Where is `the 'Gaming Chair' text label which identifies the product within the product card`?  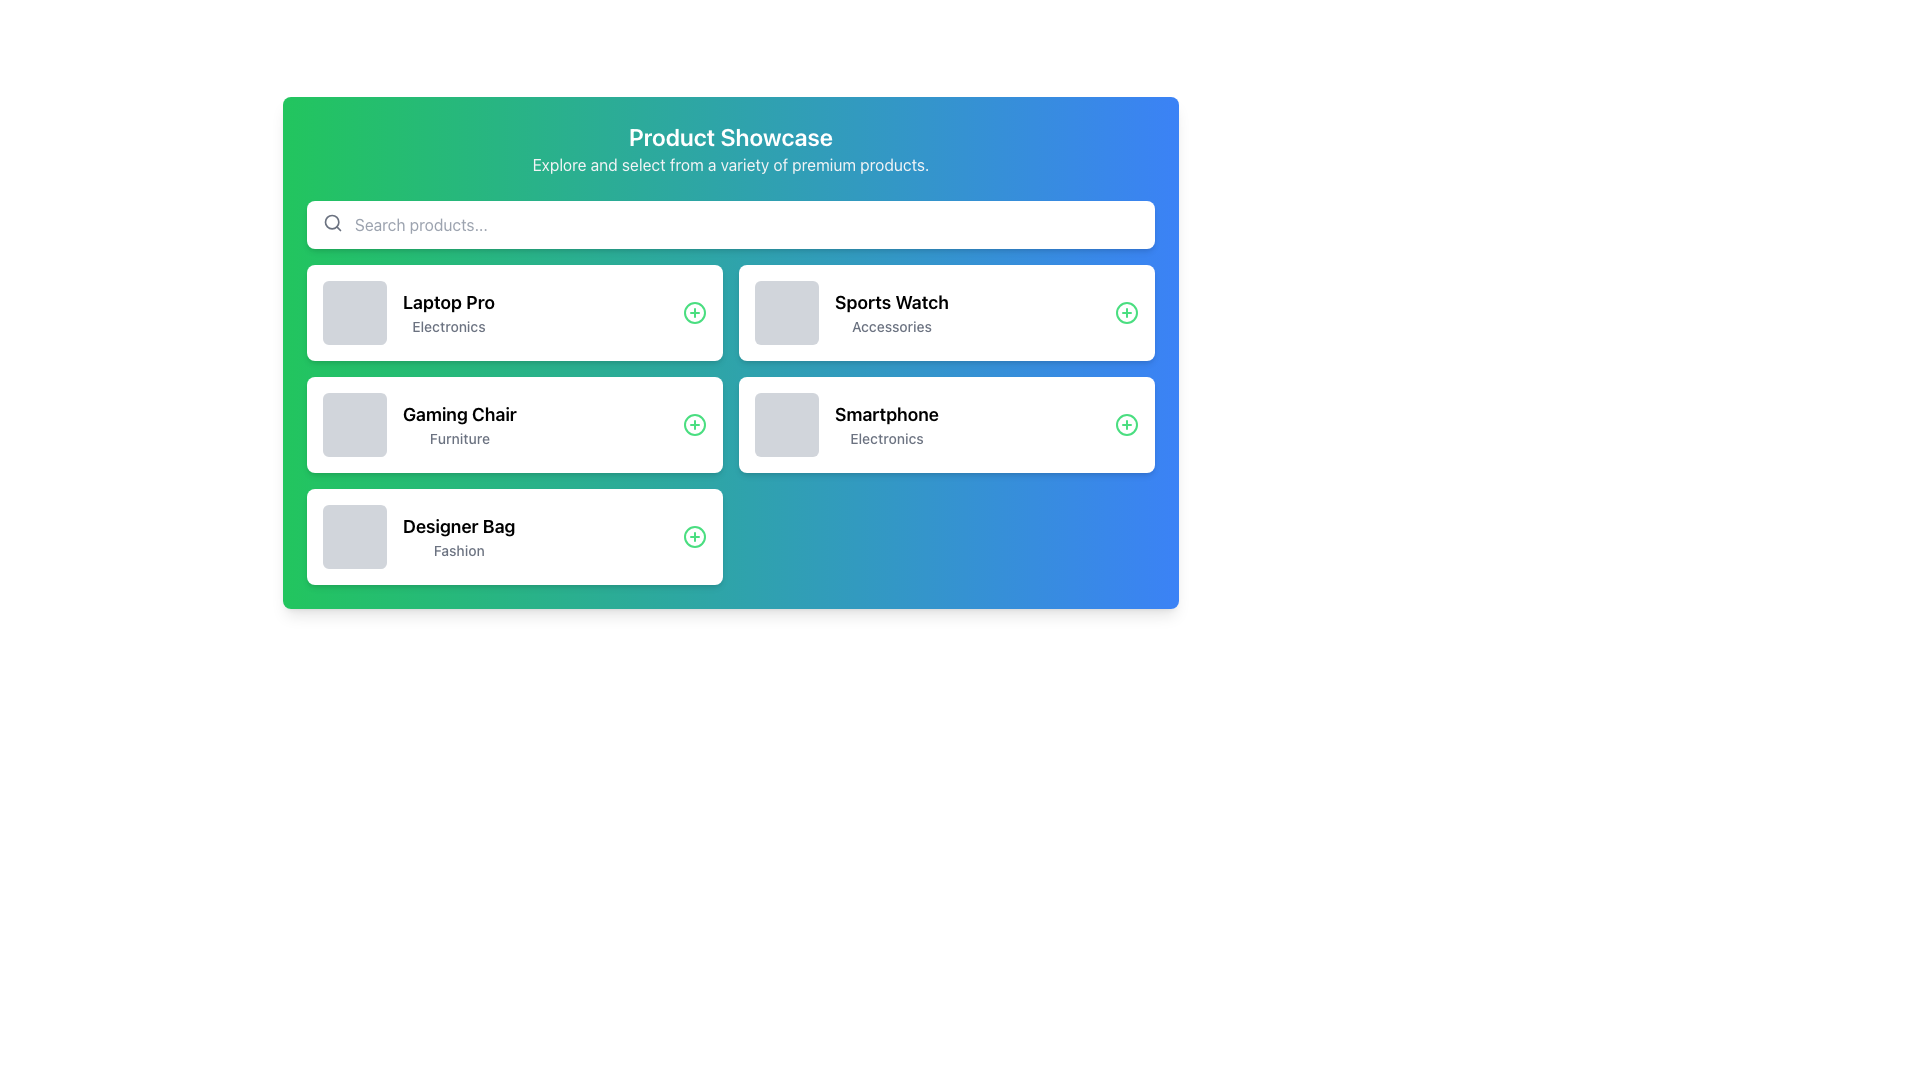
the 'Gaming Chair' text label which identifies the product within the product card is located at coordinates (458, 414).